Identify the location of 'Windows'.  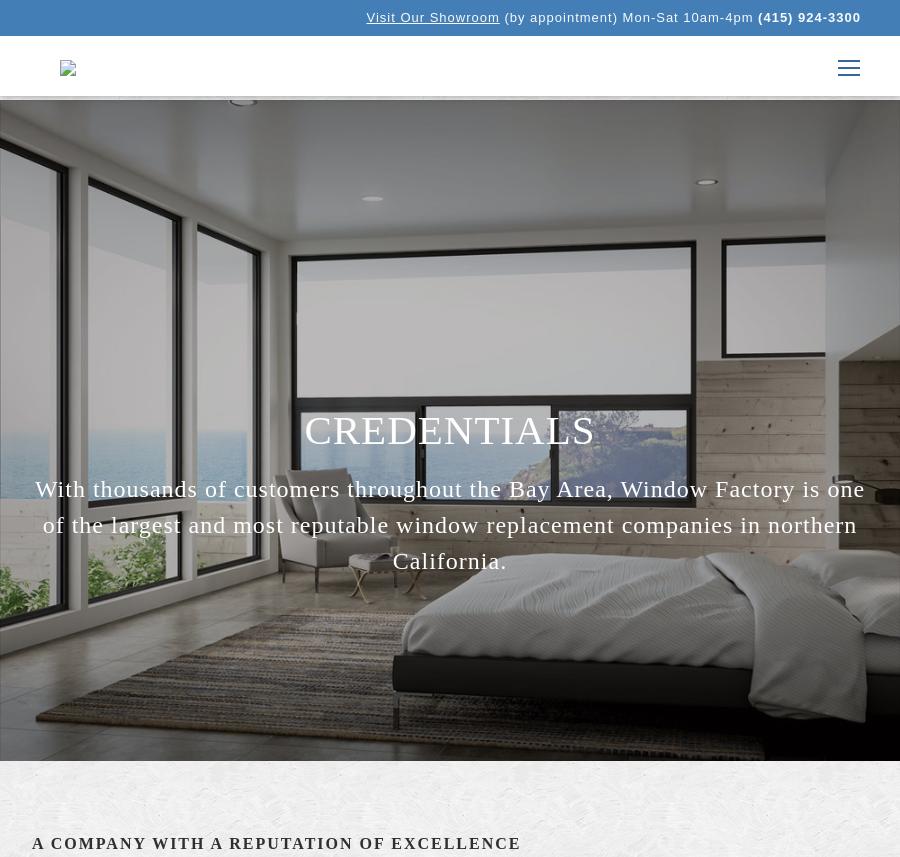
(735, 79).